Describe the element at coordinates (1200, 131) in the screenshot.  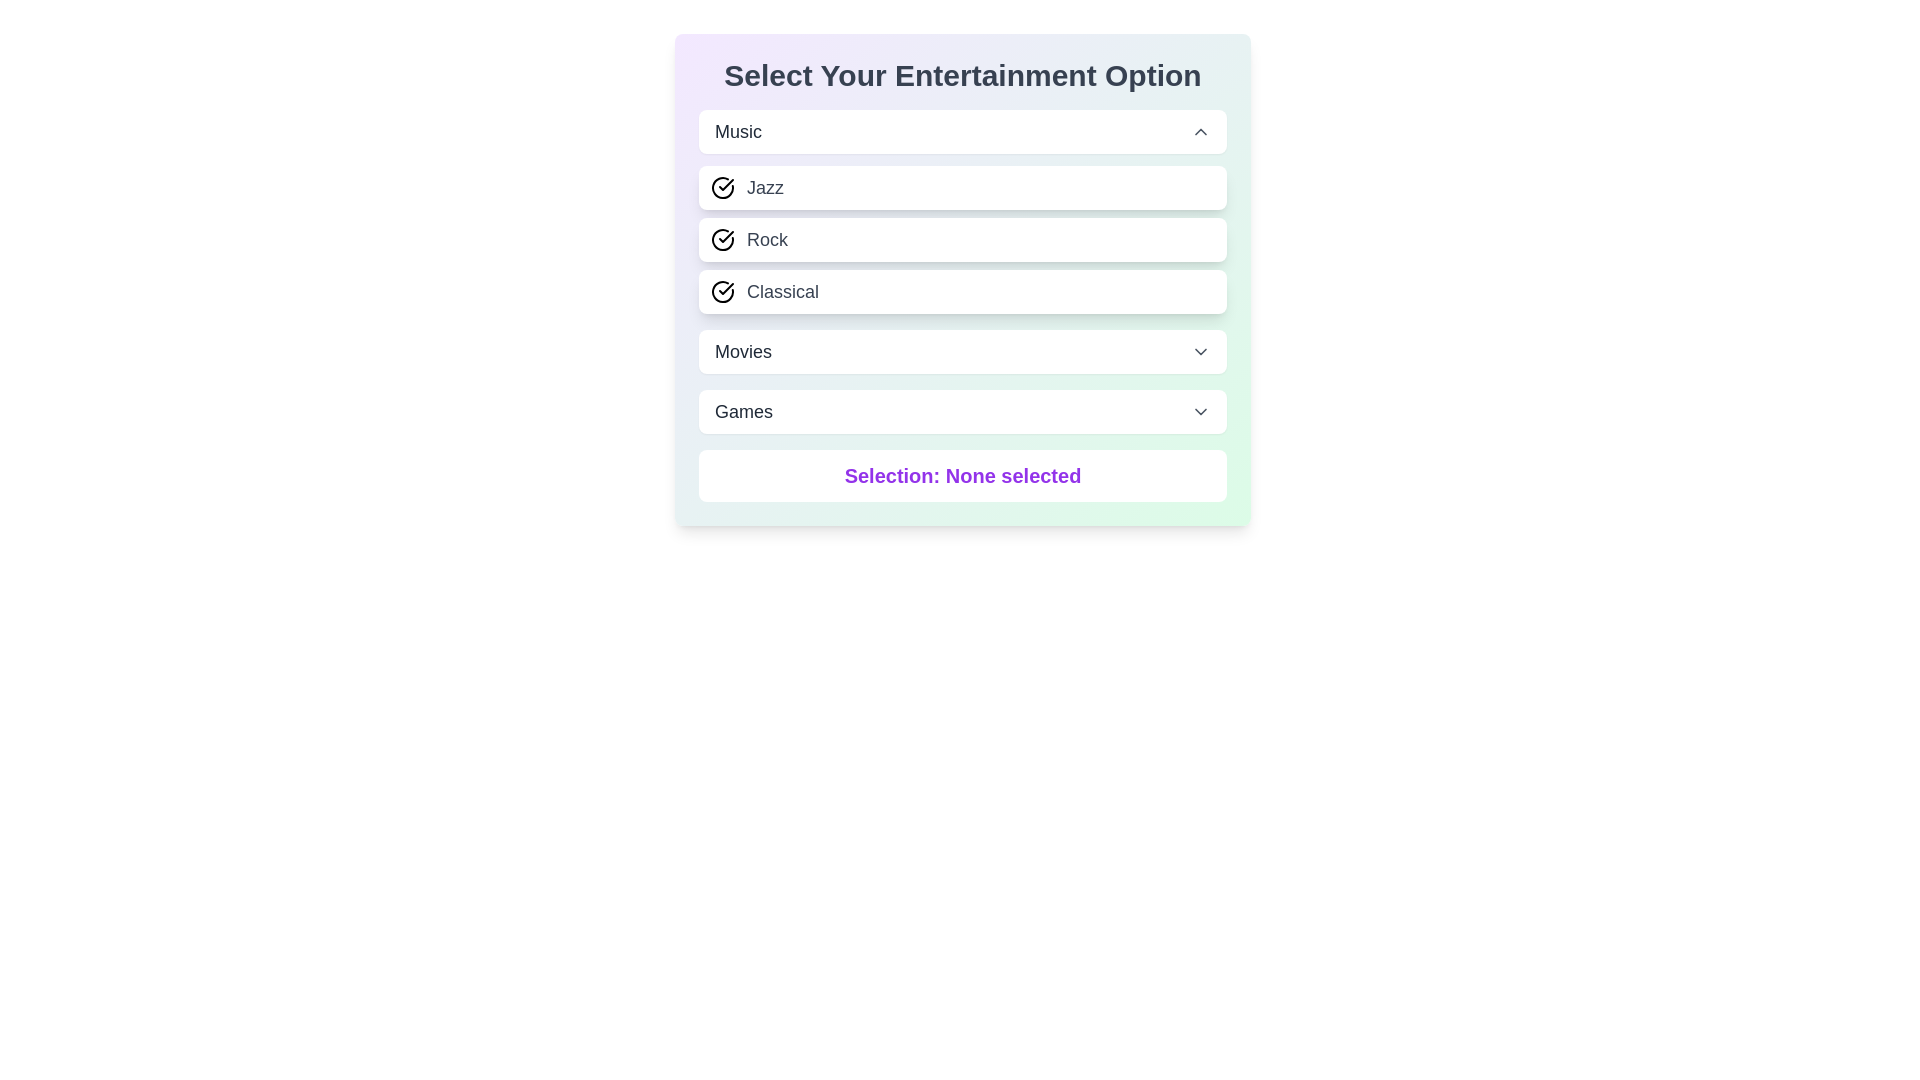
I see `the icon located at the far right of the horizontal line containing the text 'Music'` at that location.